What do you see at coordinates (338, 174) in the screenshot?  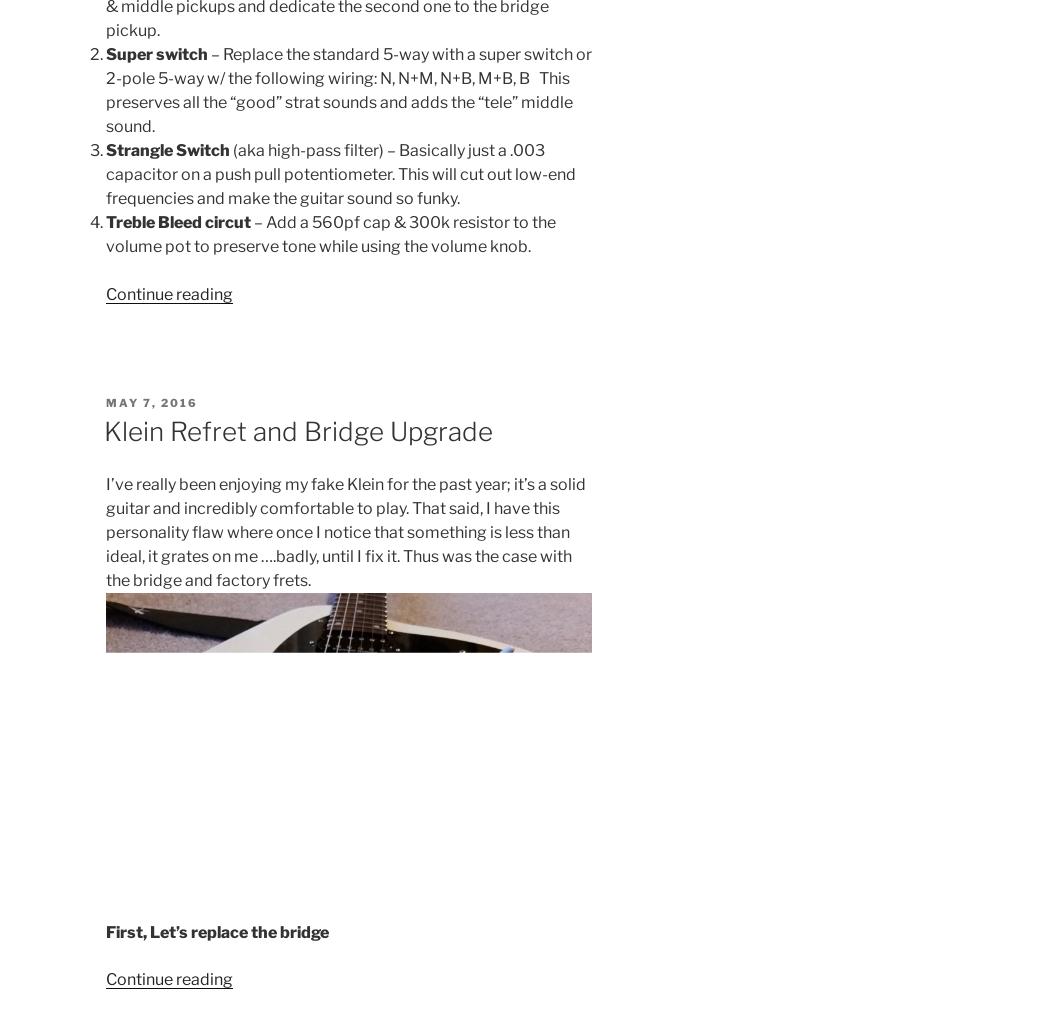 I see `'(aka high-pass filter) – Basically just a .003 capacitor on a push pull potentiometer. This will cut out low-end frequencies and make the guitar sound so funky.'` at bounding box center [338, 174].